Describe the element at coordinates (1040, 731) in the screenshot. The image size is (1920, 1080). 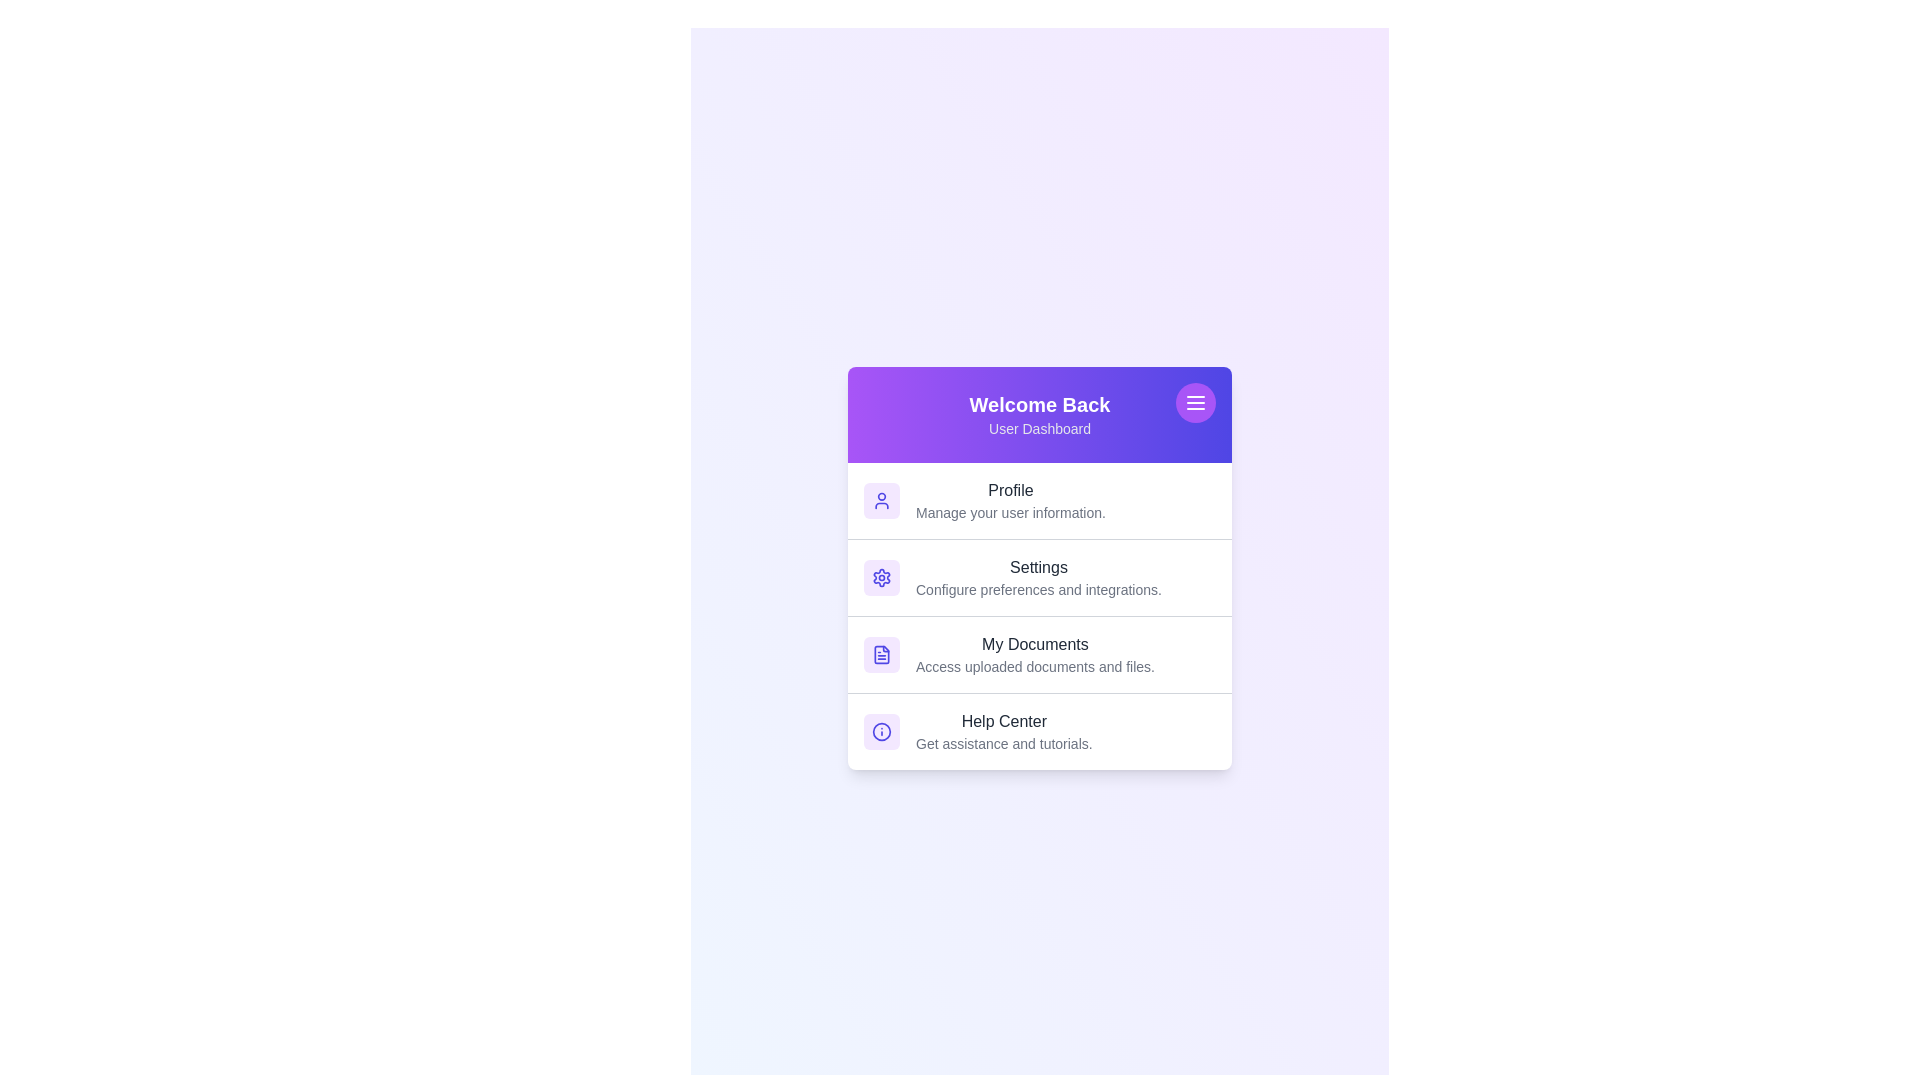
I see `the list item corresponding to Help Center` at that location.